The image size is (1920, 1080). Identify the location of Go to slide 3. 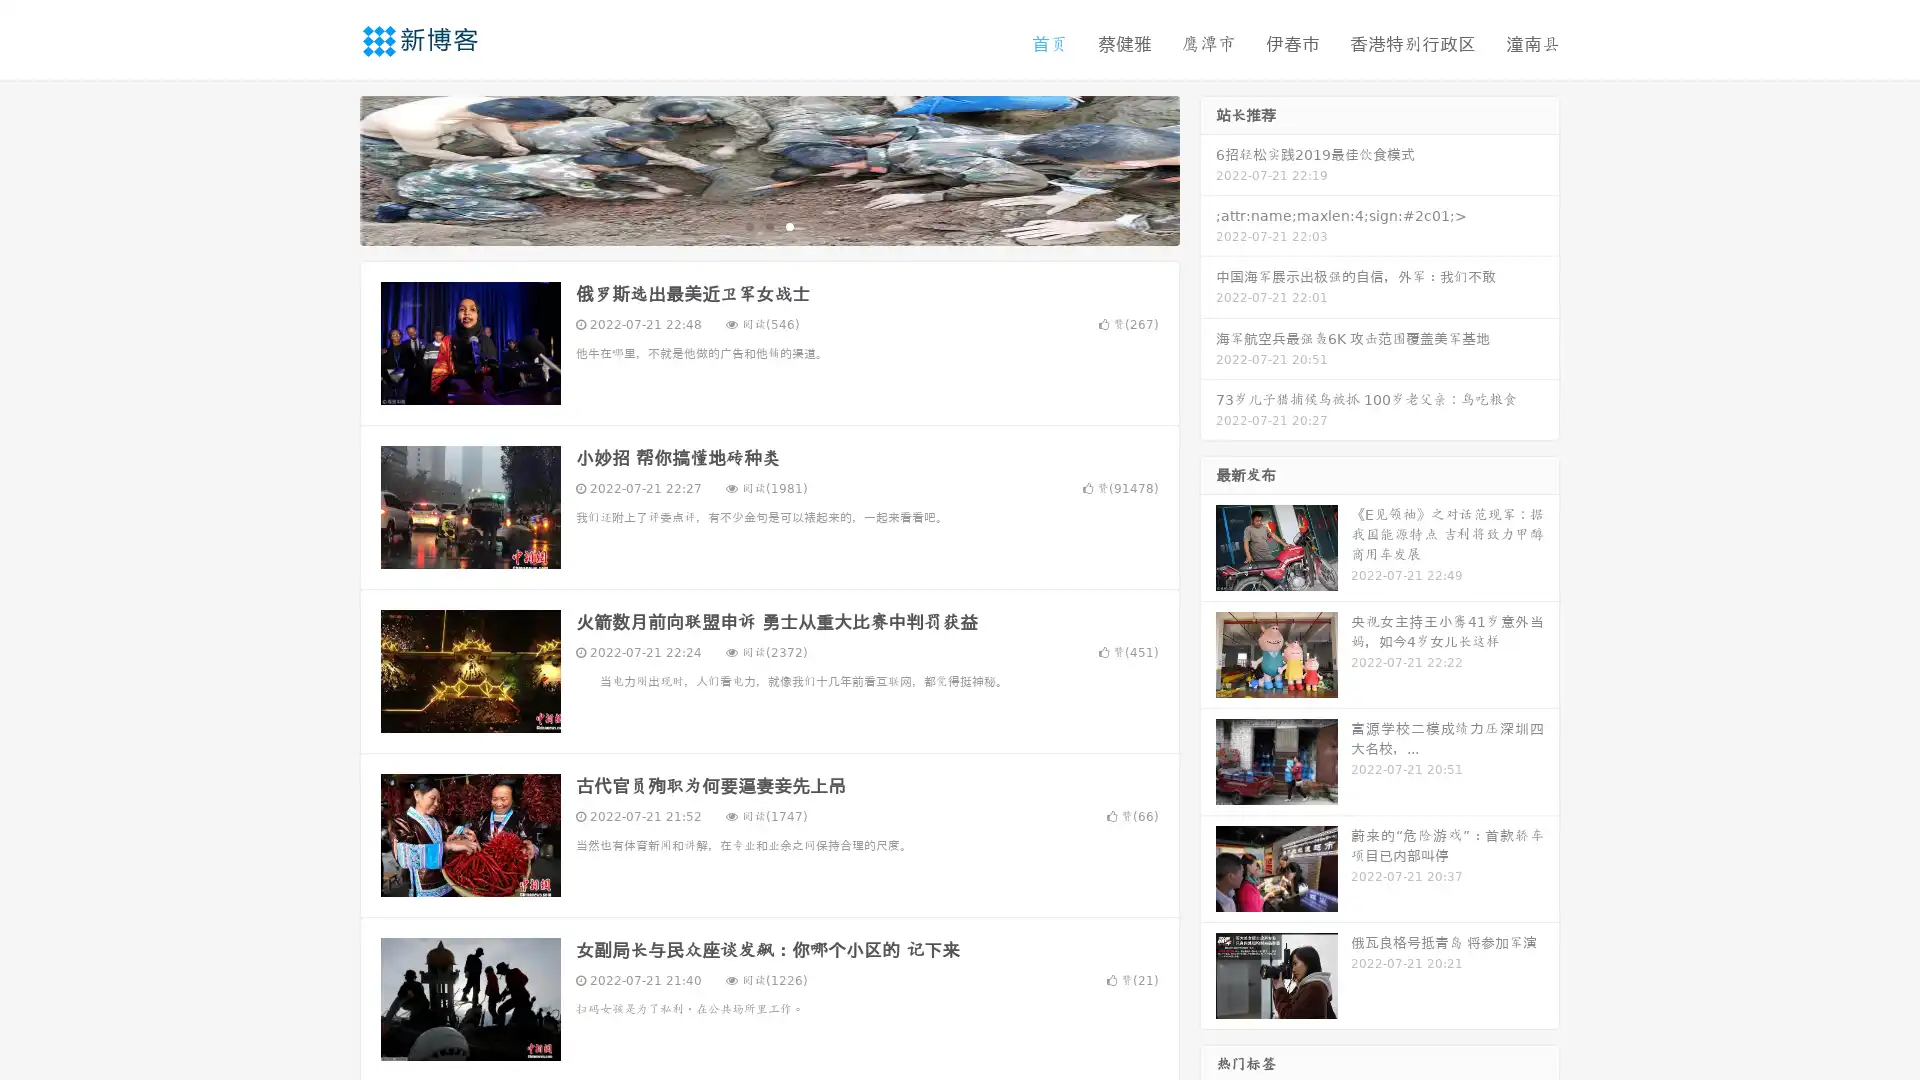
(789, 225).